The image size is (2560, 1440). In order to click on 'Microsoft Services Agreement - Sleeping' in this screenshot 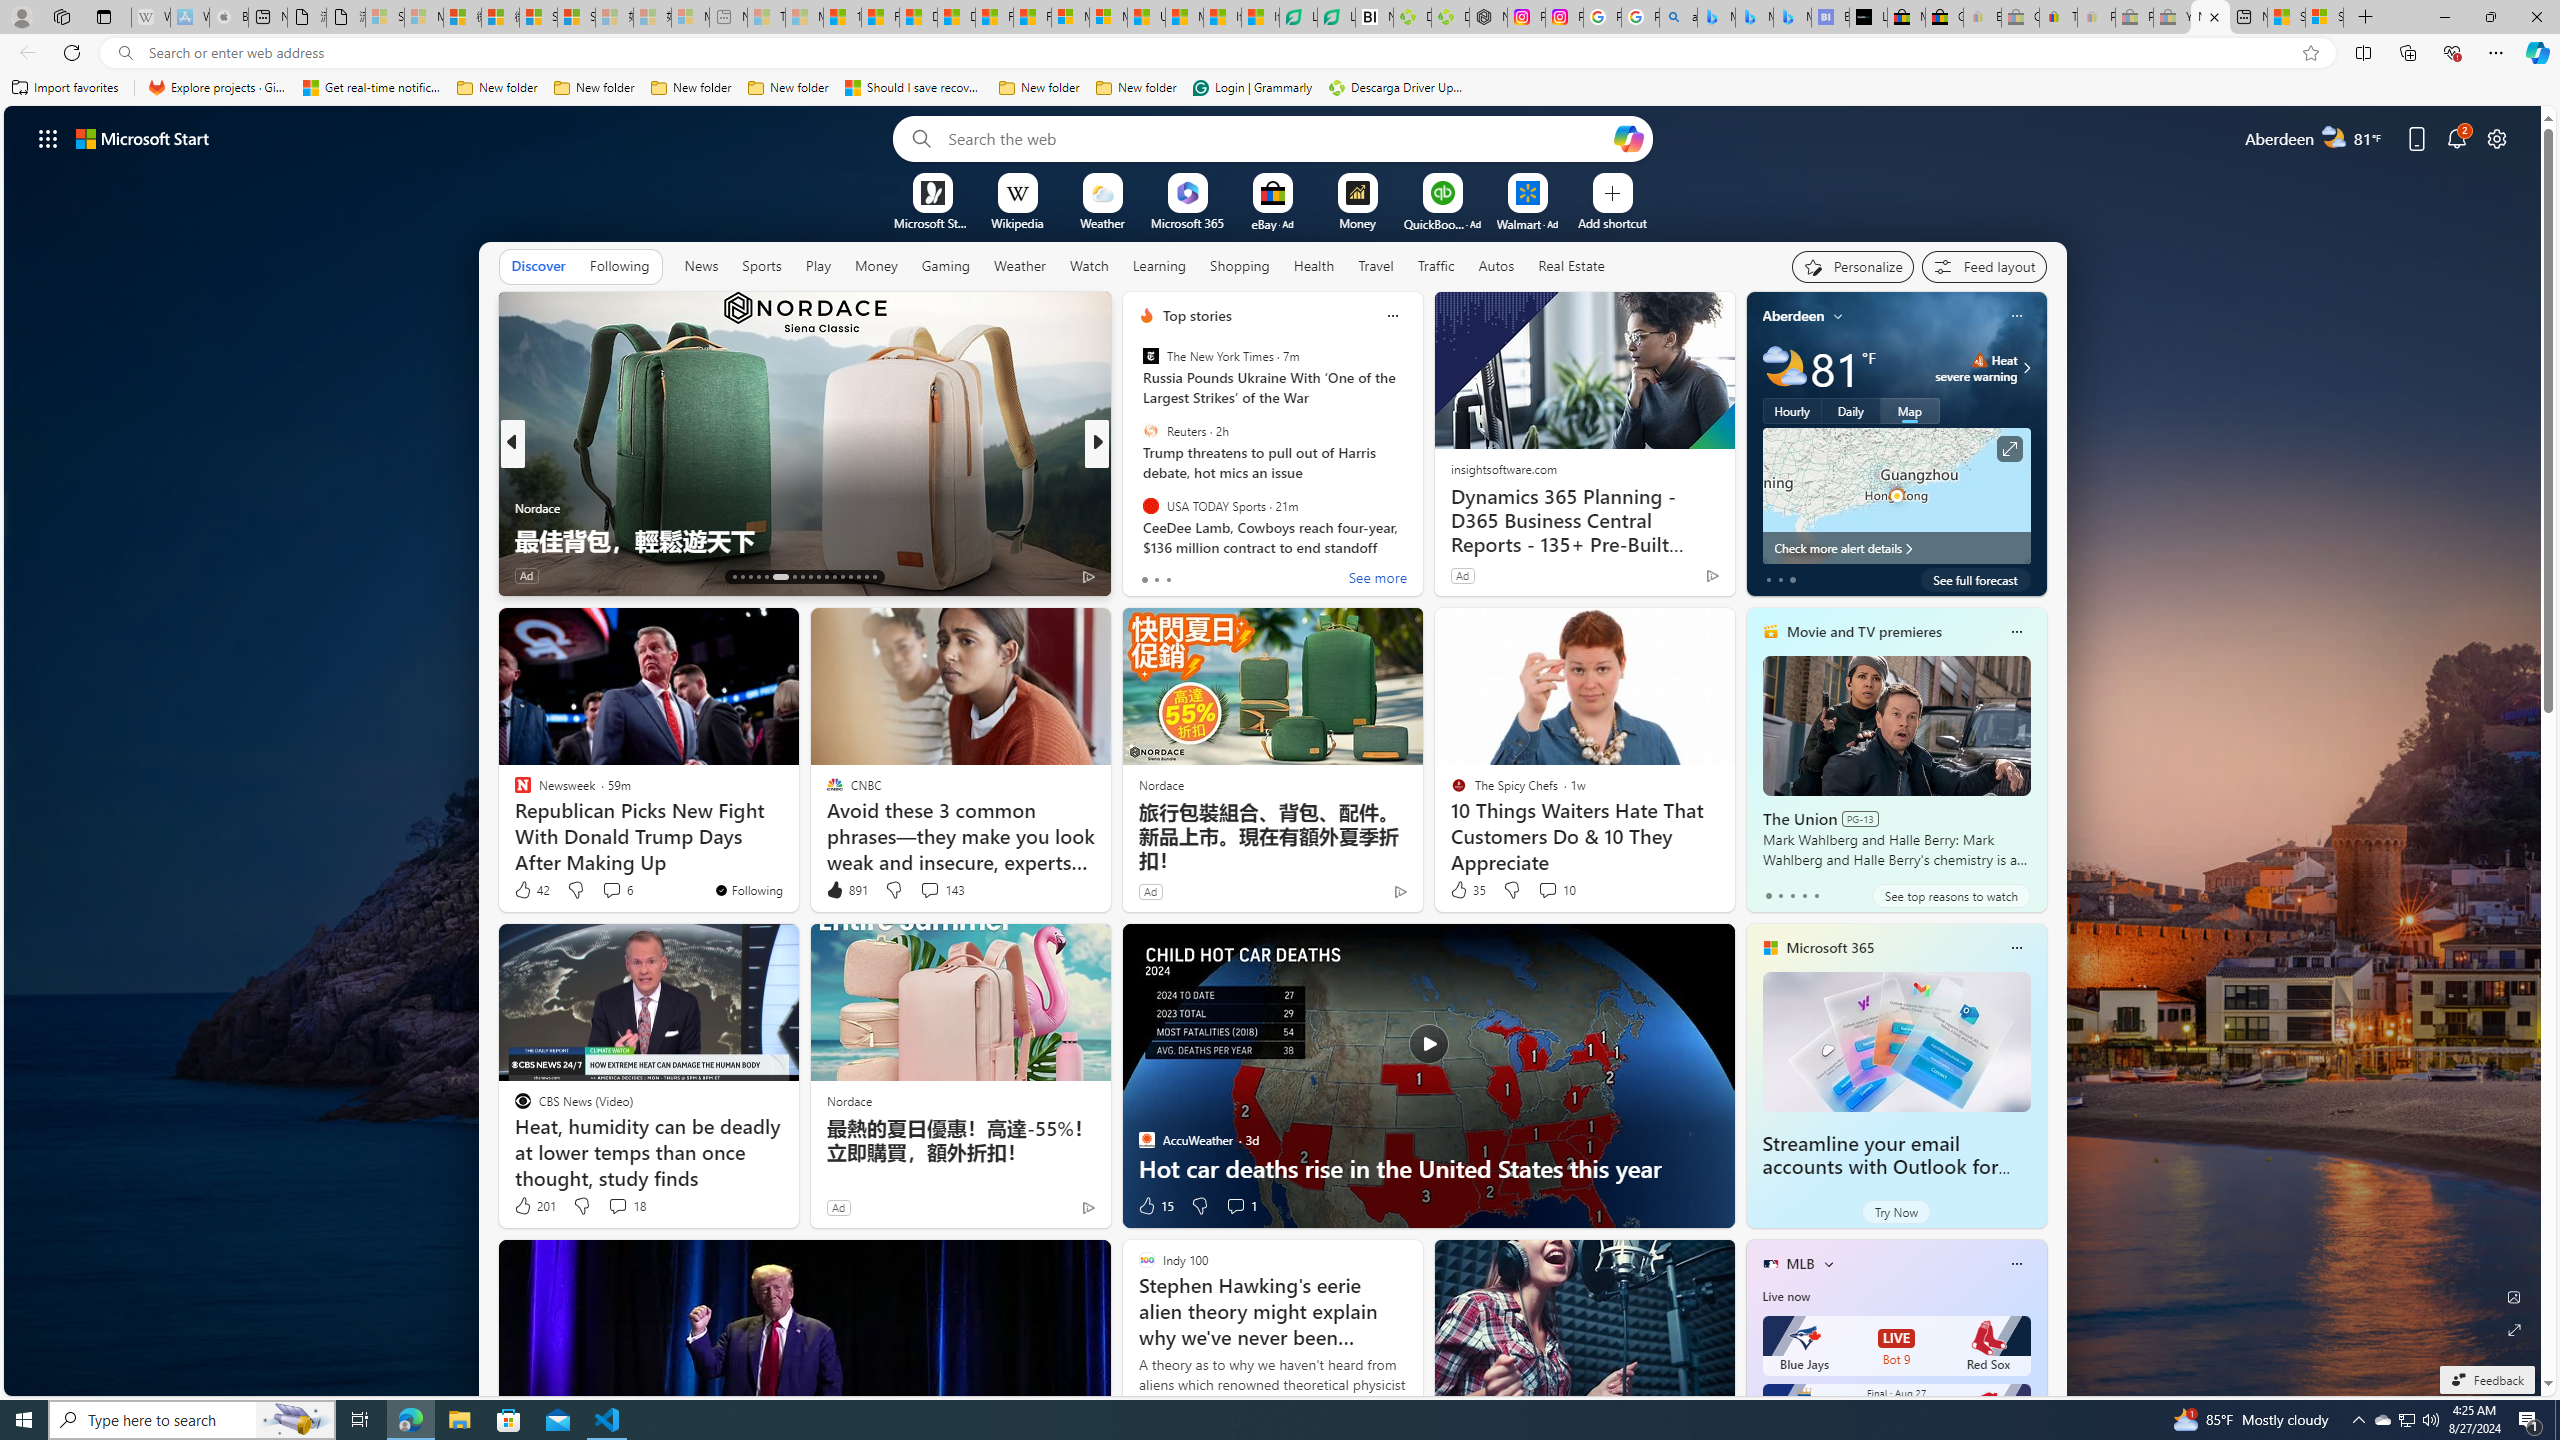, I will do `click(423, 16)`.